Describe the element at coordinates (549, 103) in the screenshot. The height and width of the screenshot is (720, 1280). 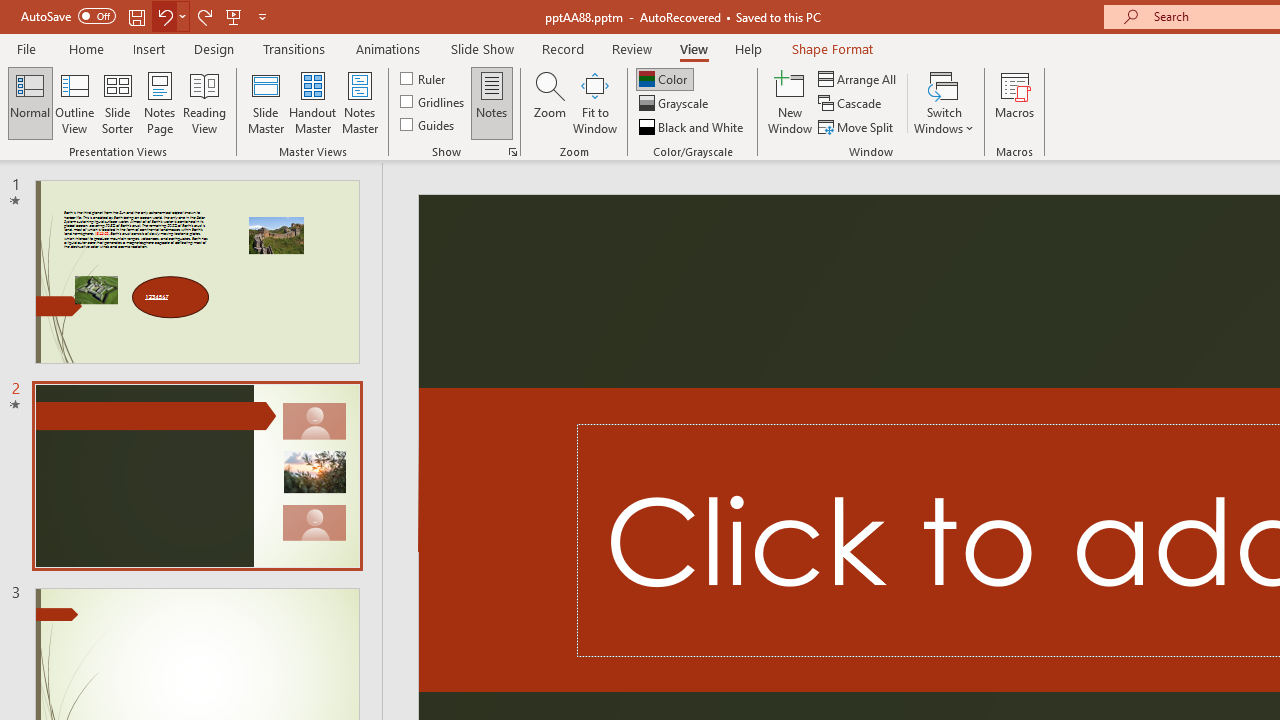
I see `'Zoom...'` at that location.